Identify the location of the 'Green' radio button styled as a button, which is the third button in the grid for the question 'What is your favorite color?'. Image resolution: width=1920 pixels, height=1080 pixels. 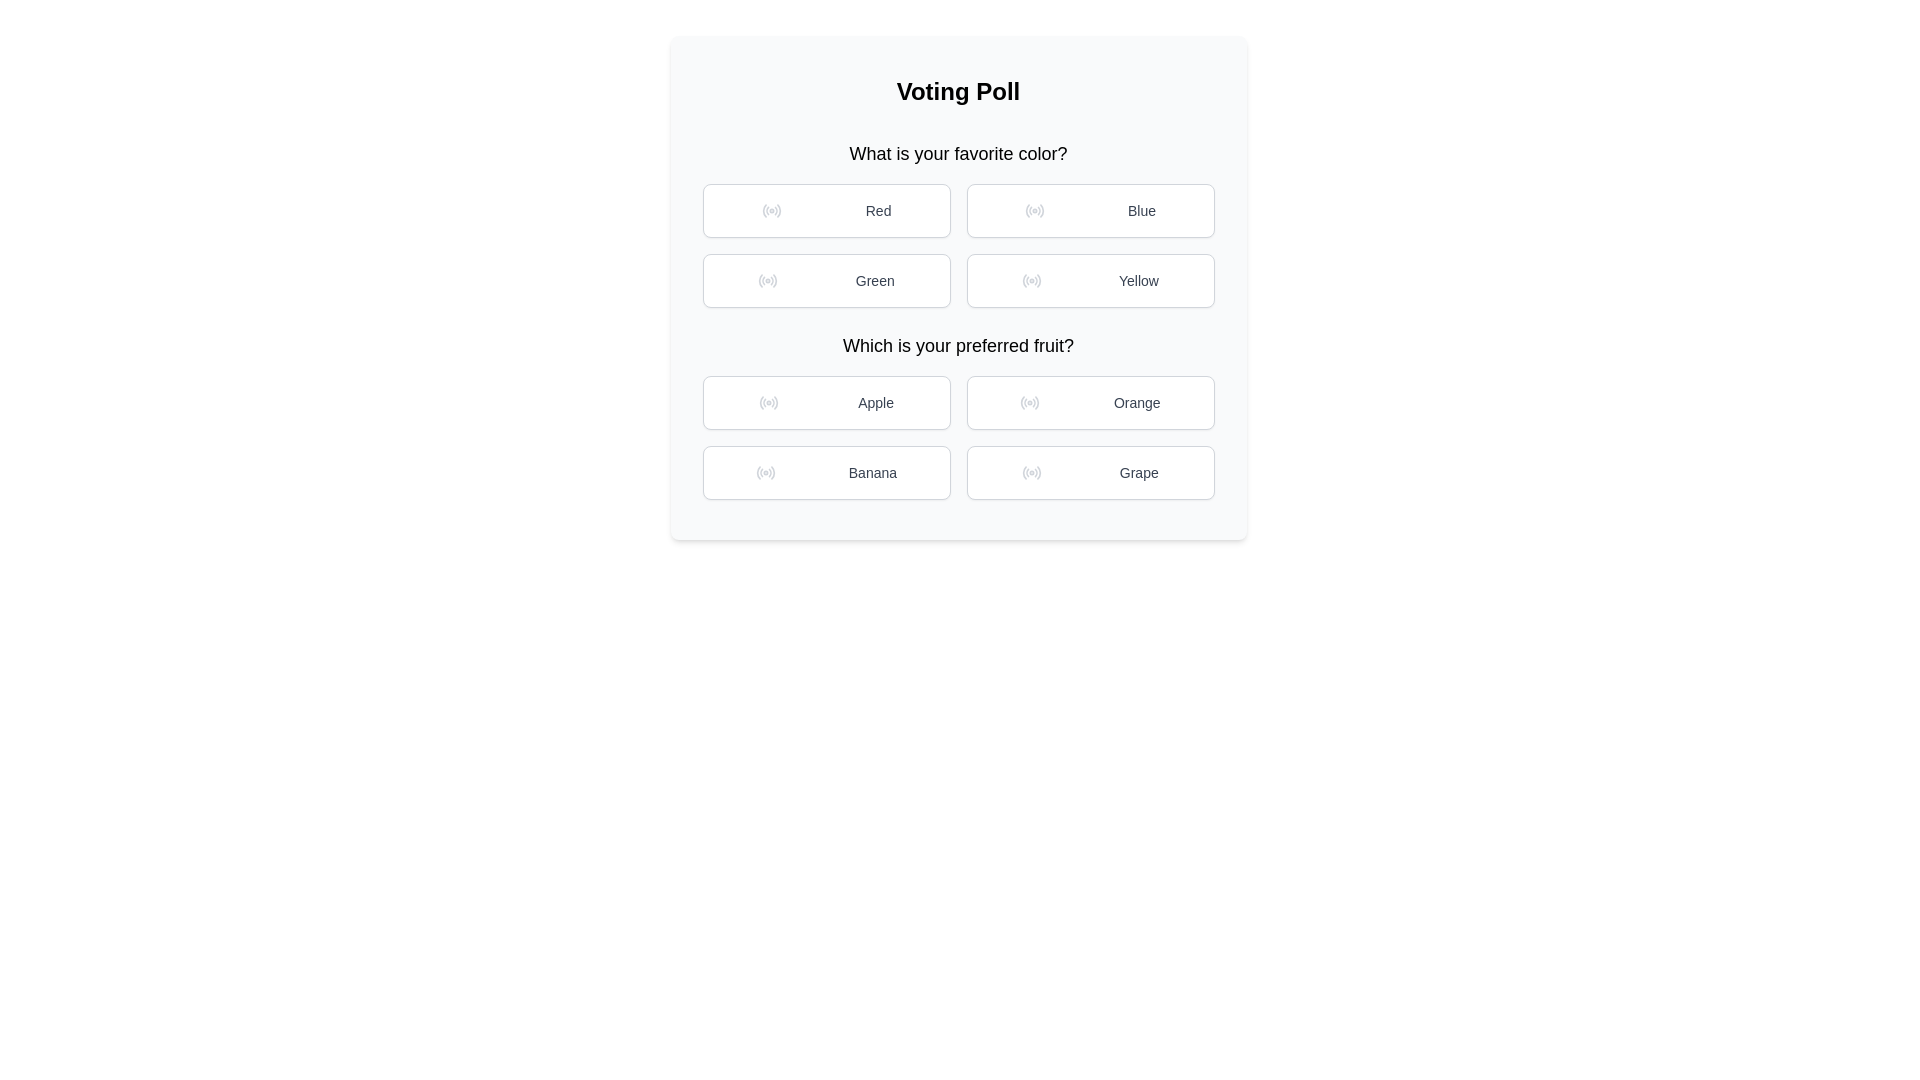
(826, 281).